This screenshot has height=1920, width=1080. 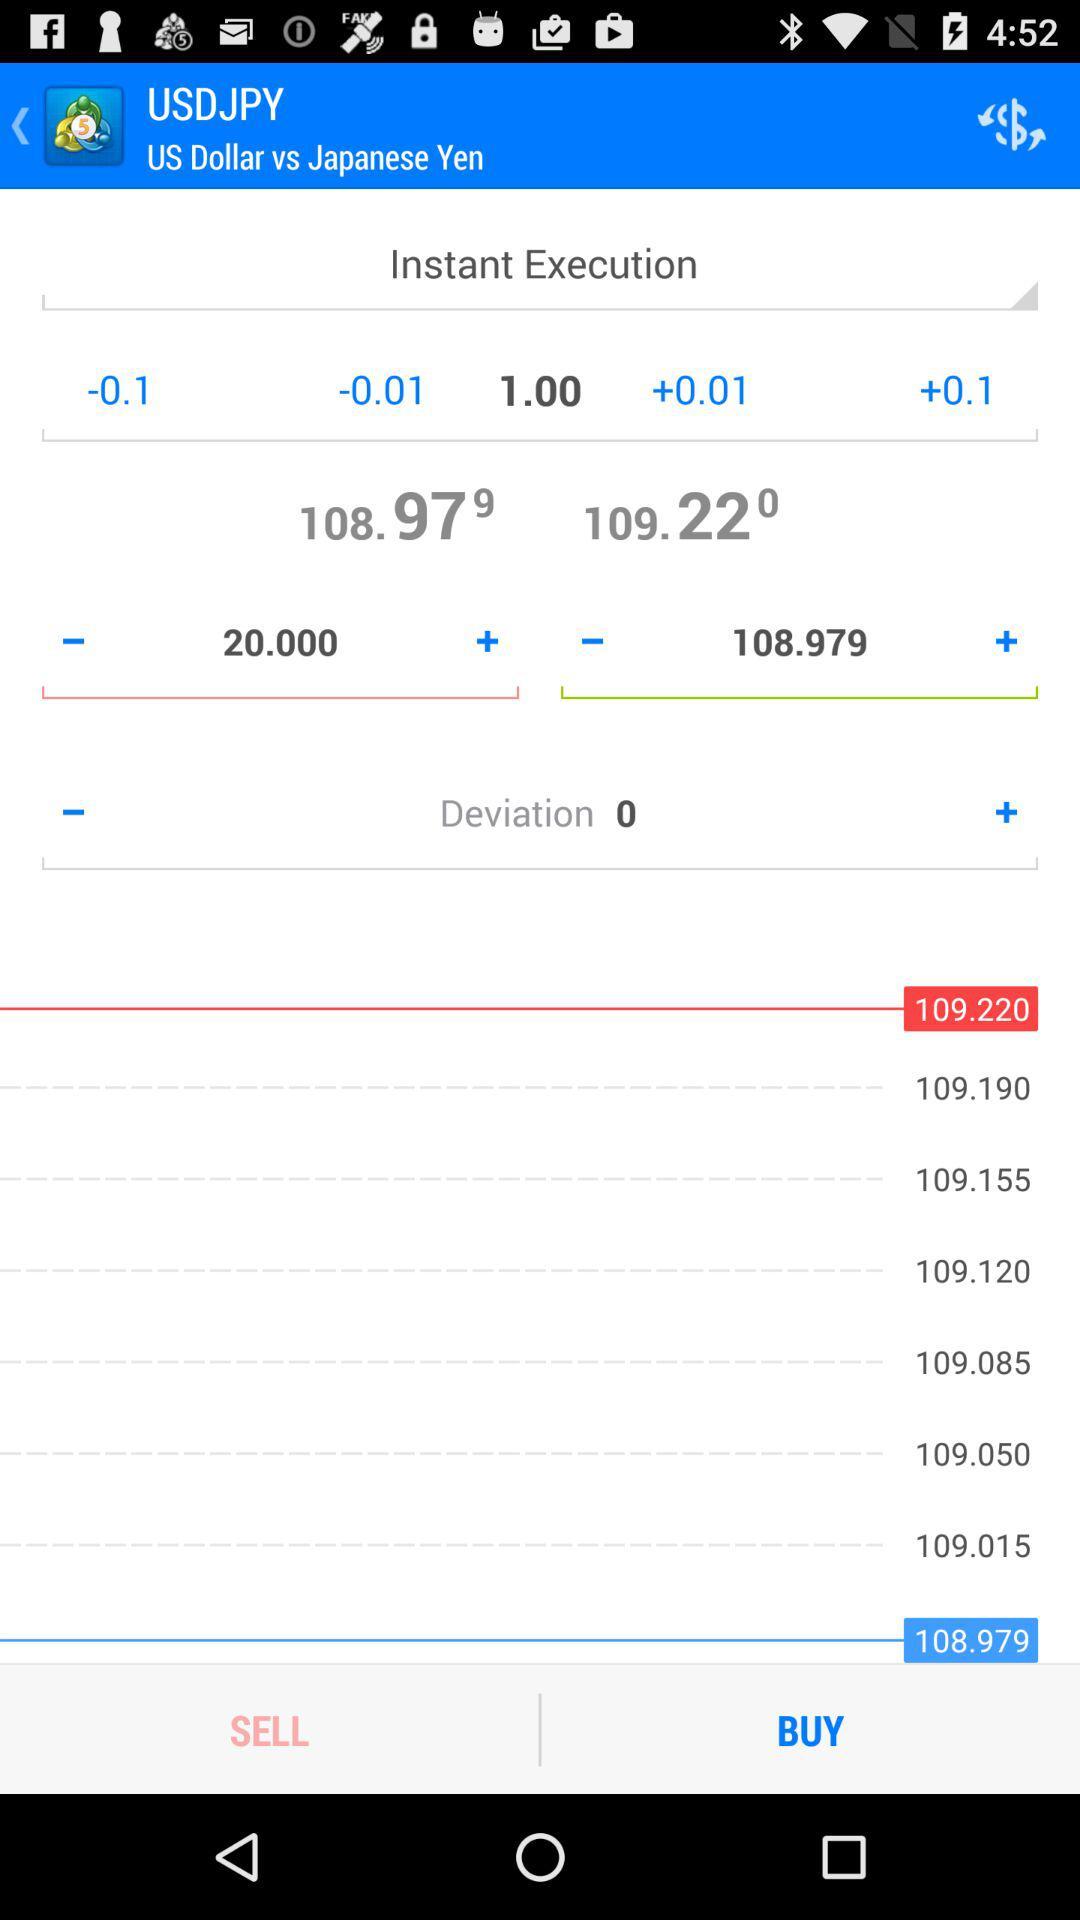 What do you see at coordinates (280, 641) in the screenshot?
I see `the 20.000 item` at bounding box center [280, 641].